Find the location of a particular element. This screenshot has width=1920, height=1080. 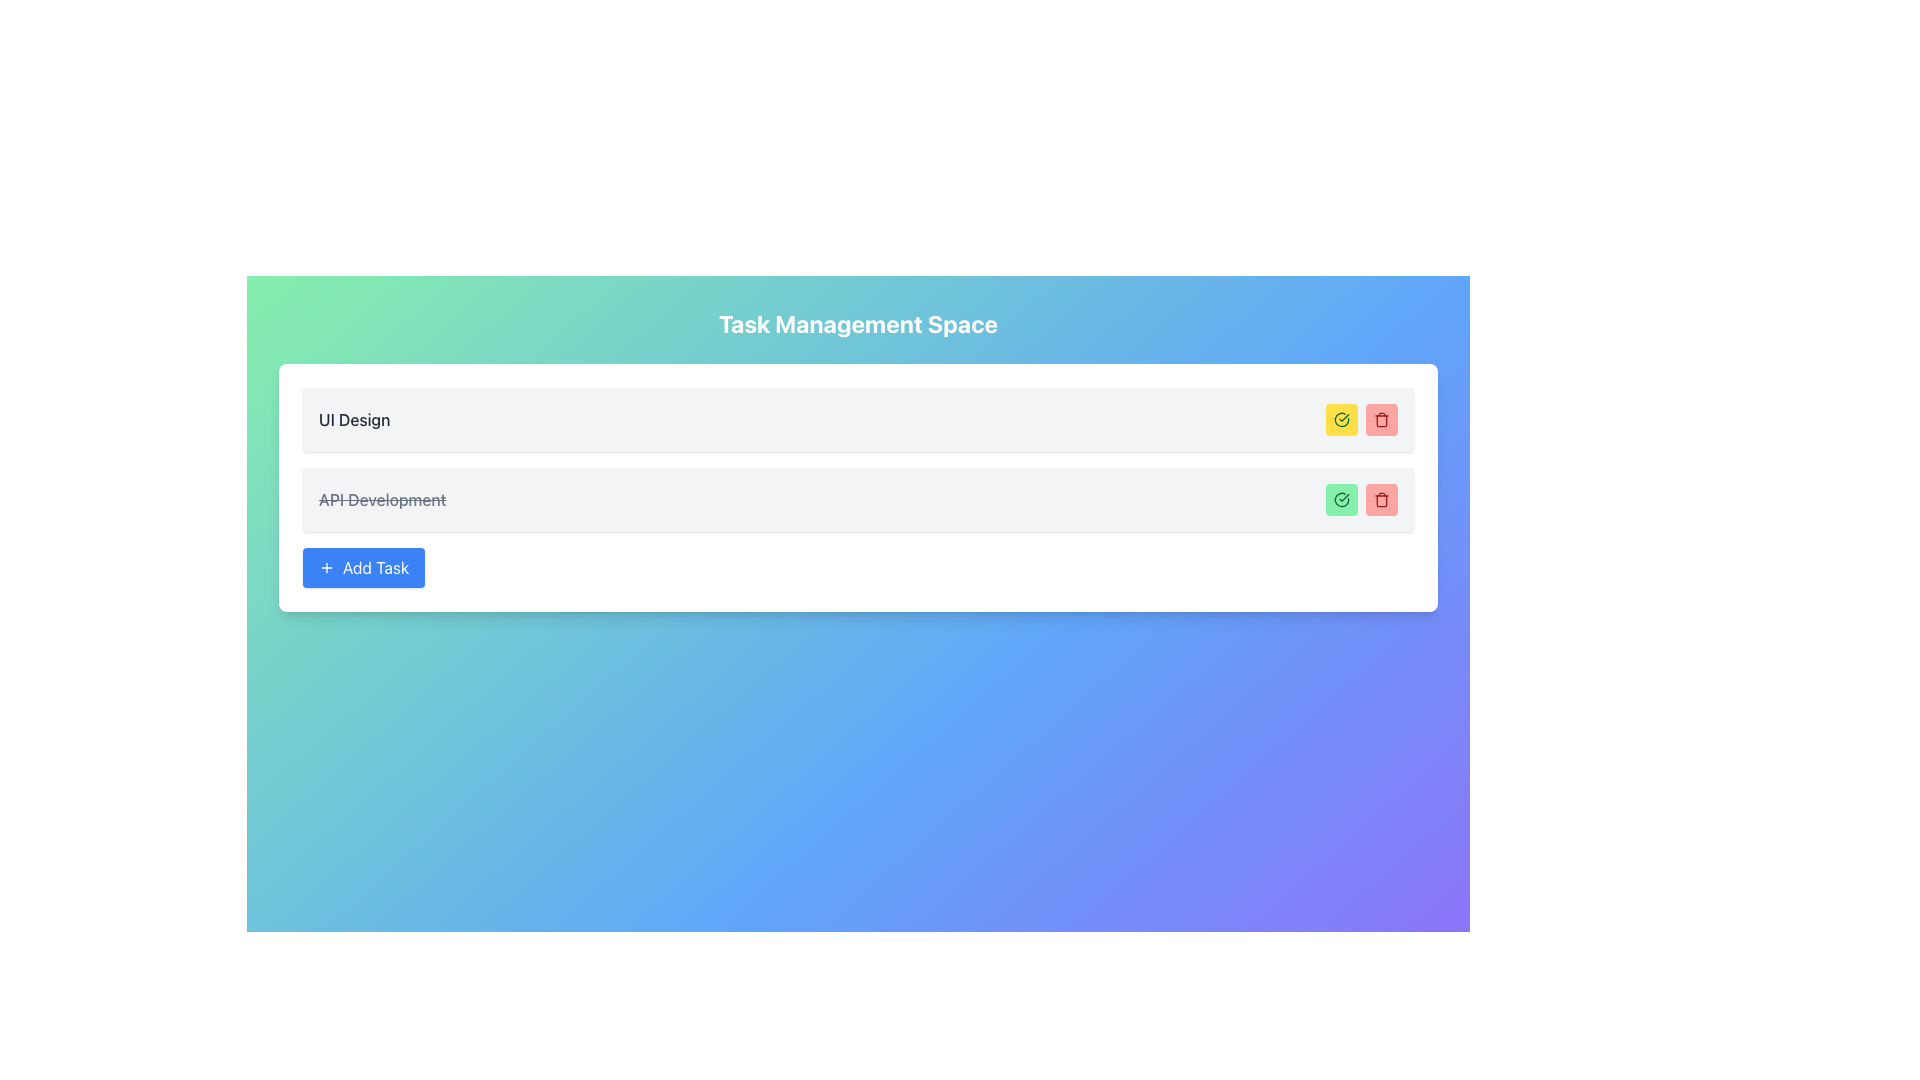

the delete button located is located at coordinates (1381, 419).